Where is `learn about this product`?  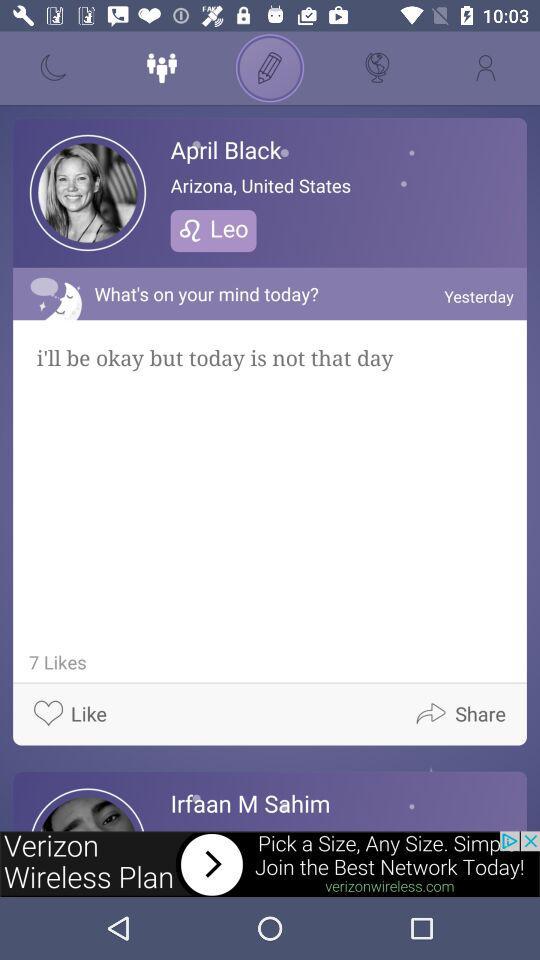
learn about this product is located at coordinates (270, 863).